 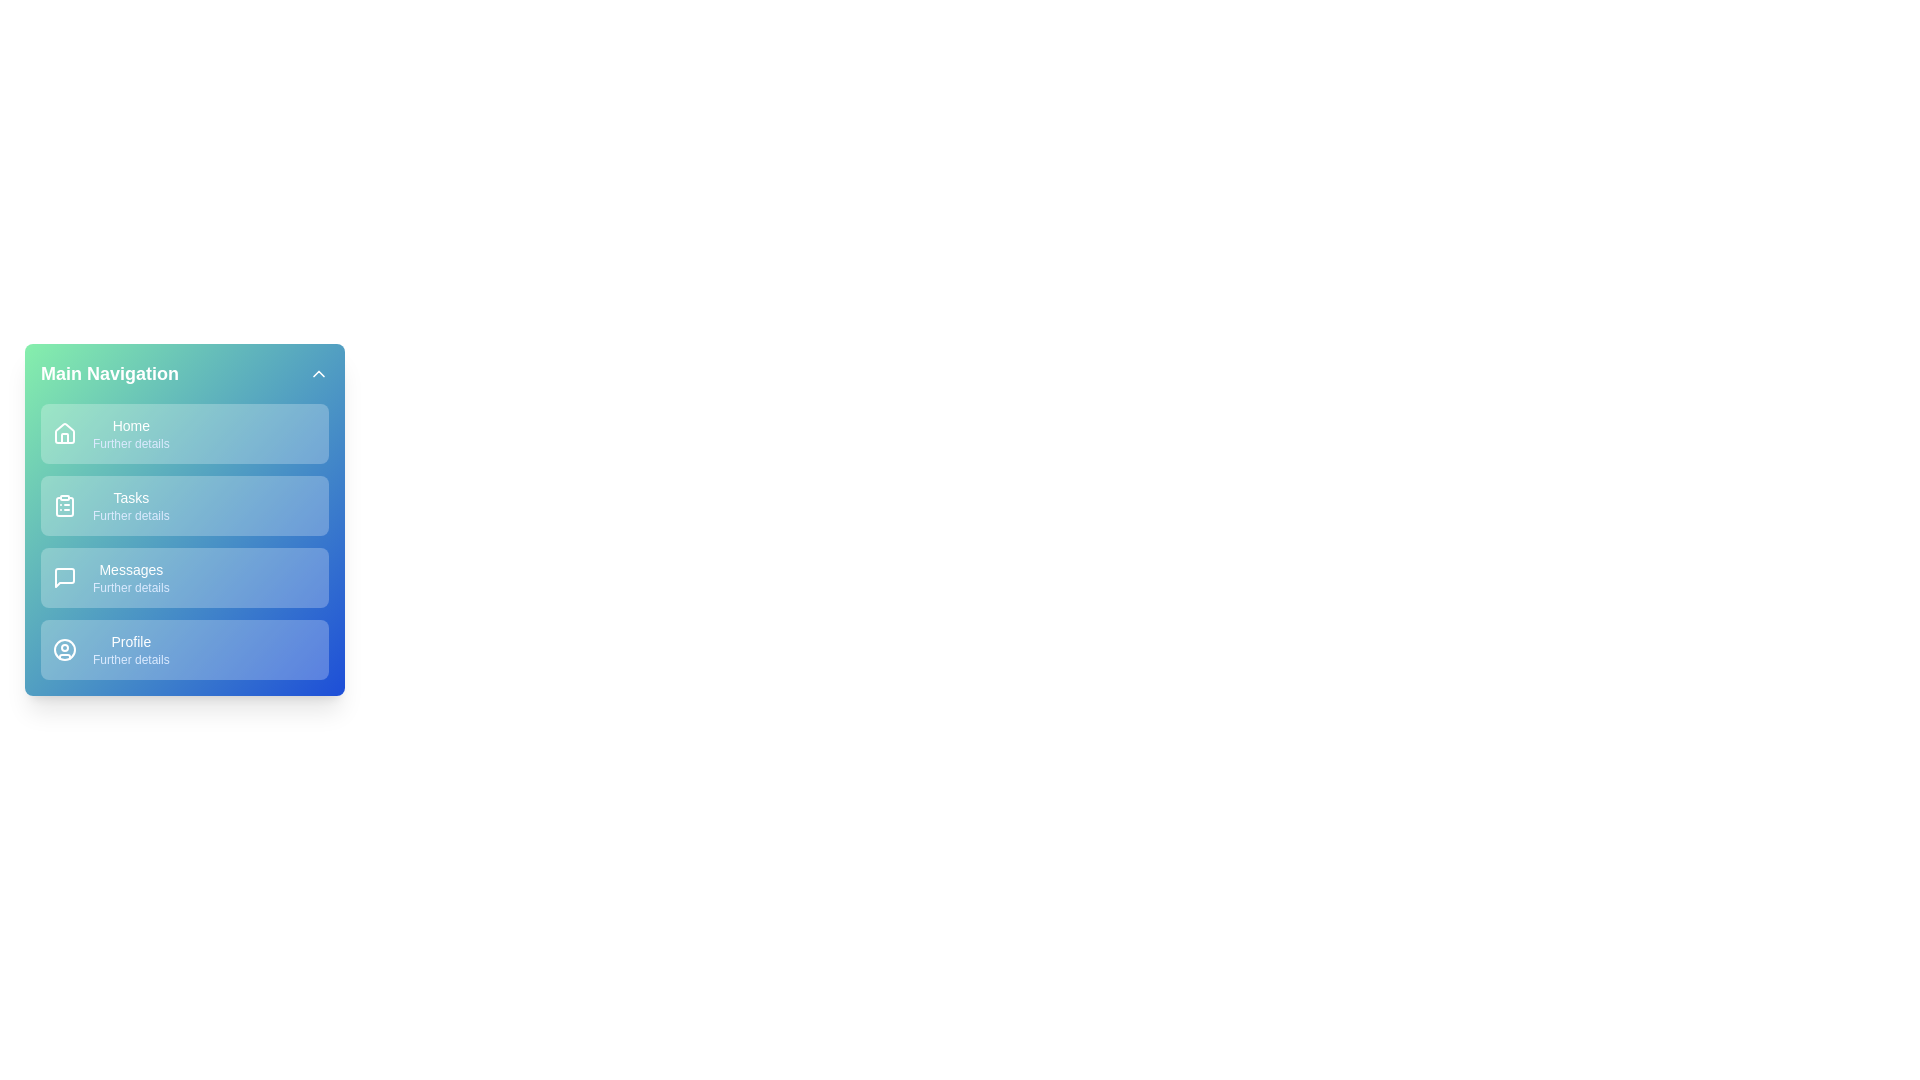 What do you see at coordinates (185, 504) in the screenshot?
I see `the menu item Tasks by clicking on it` at bounding box center [185, 504].